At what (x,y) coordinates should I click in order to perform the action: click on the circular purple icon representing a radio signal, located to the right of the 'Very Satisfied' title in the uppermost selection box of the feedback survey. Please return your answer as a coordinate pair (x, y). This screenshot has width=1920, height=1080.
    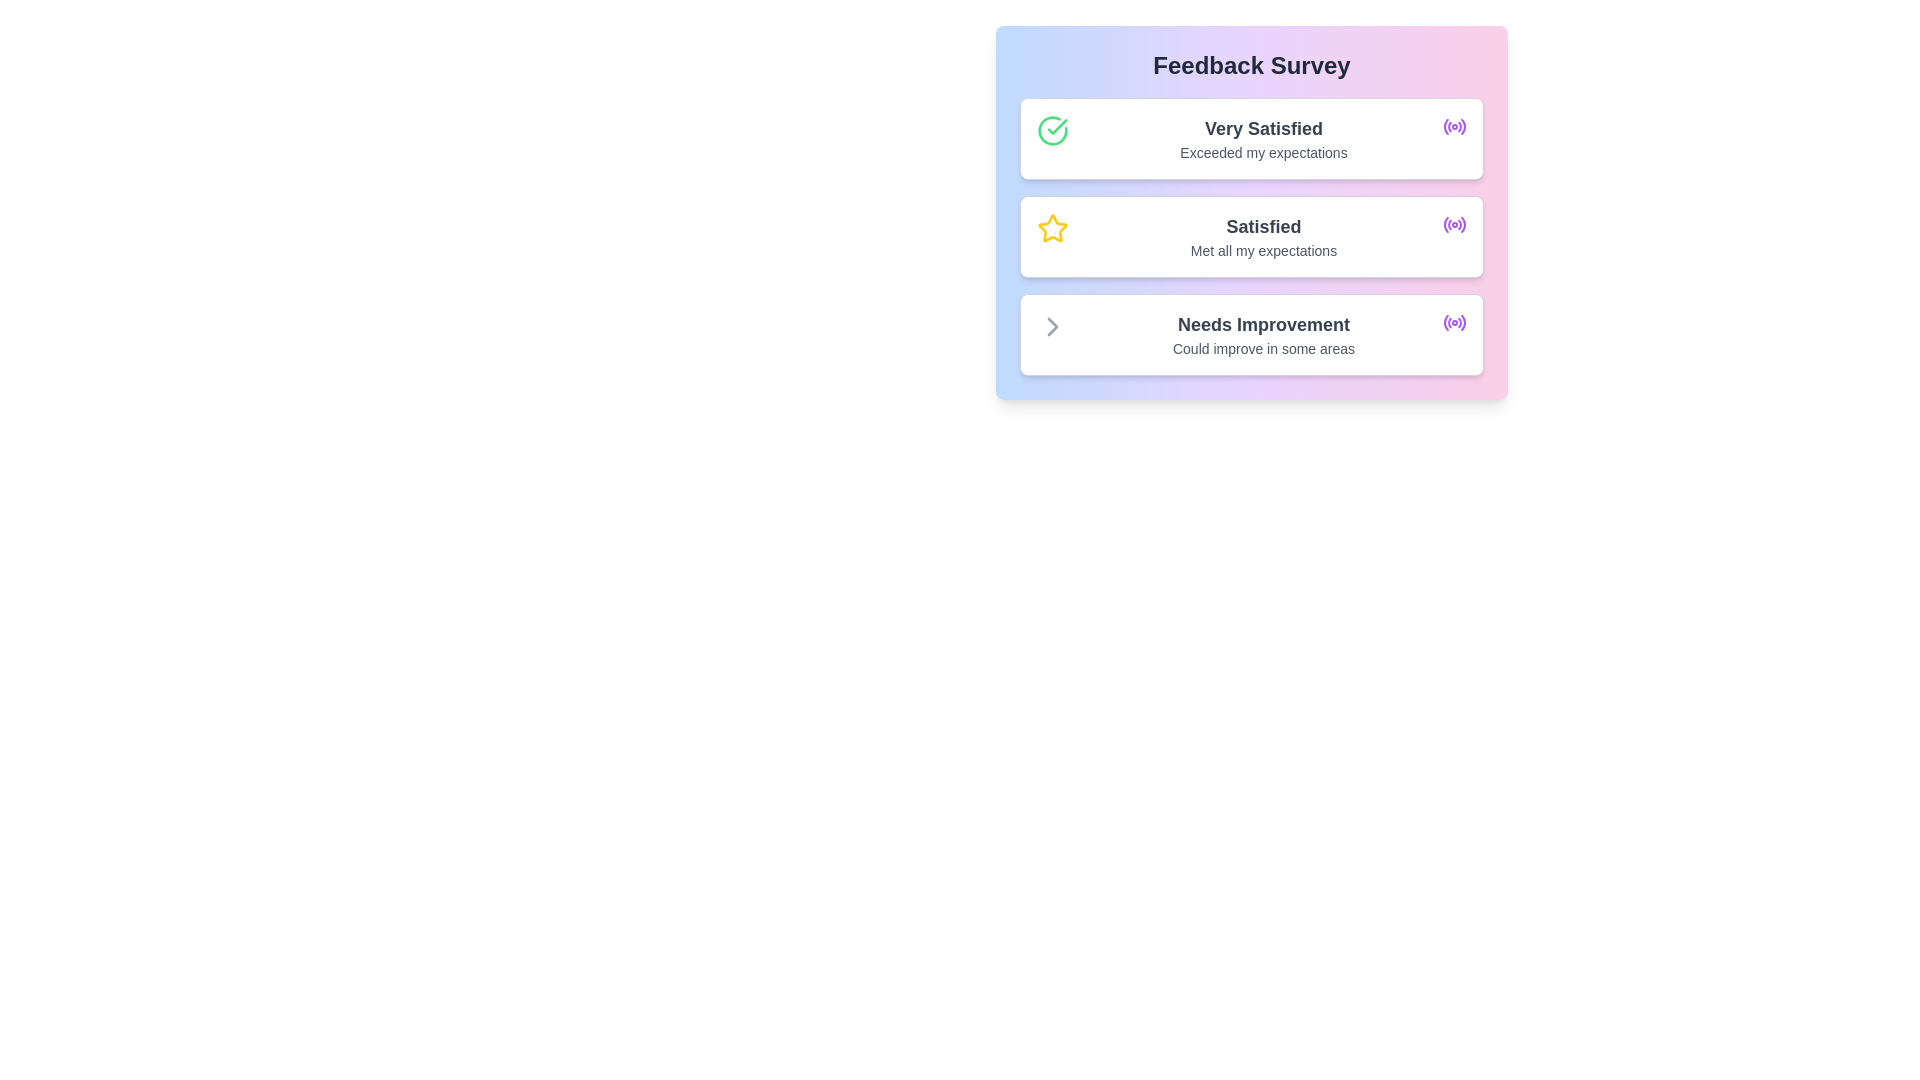
    Looking at the image, I should click on (1454, 127).